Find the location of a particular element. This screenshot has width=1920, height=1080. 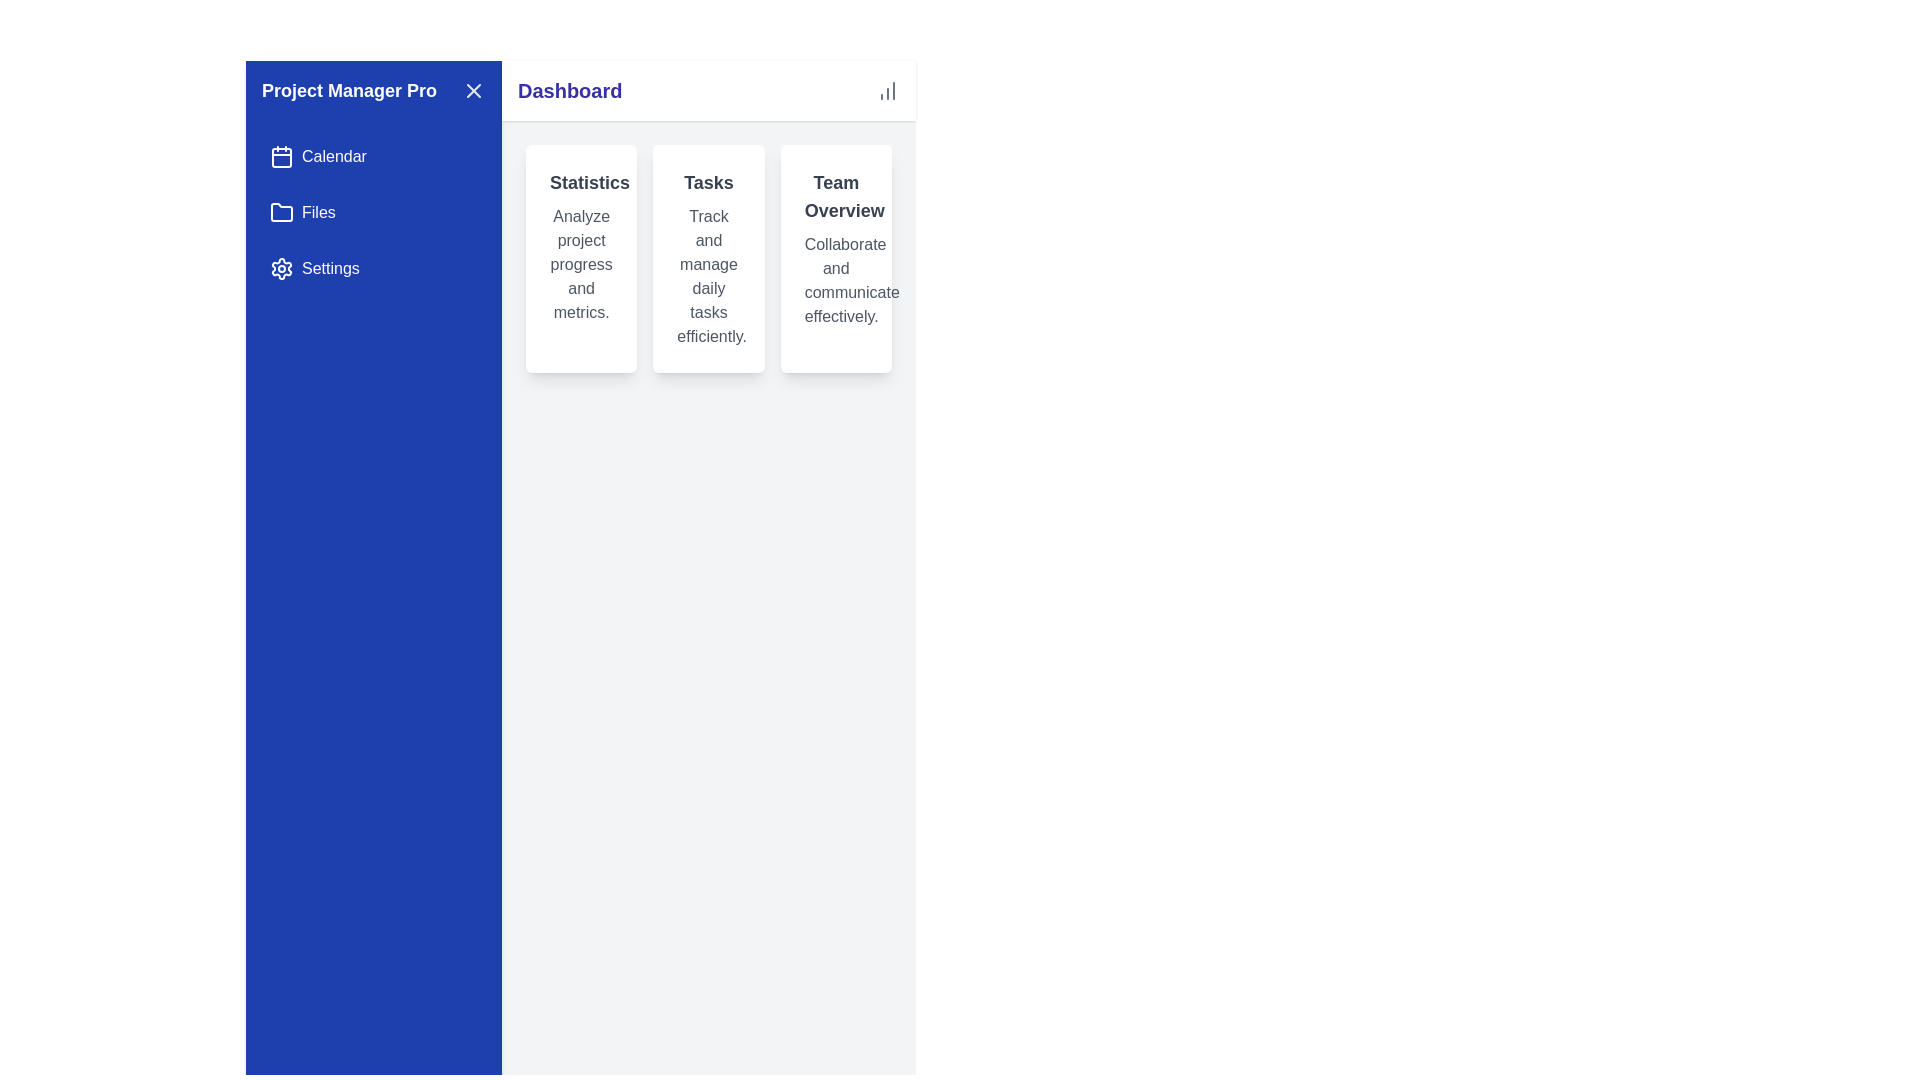

the close icon located in the top-right corner of the blue sidebar, adjacent to 'Project Manager Pro' is located at coordinates (473, 91).